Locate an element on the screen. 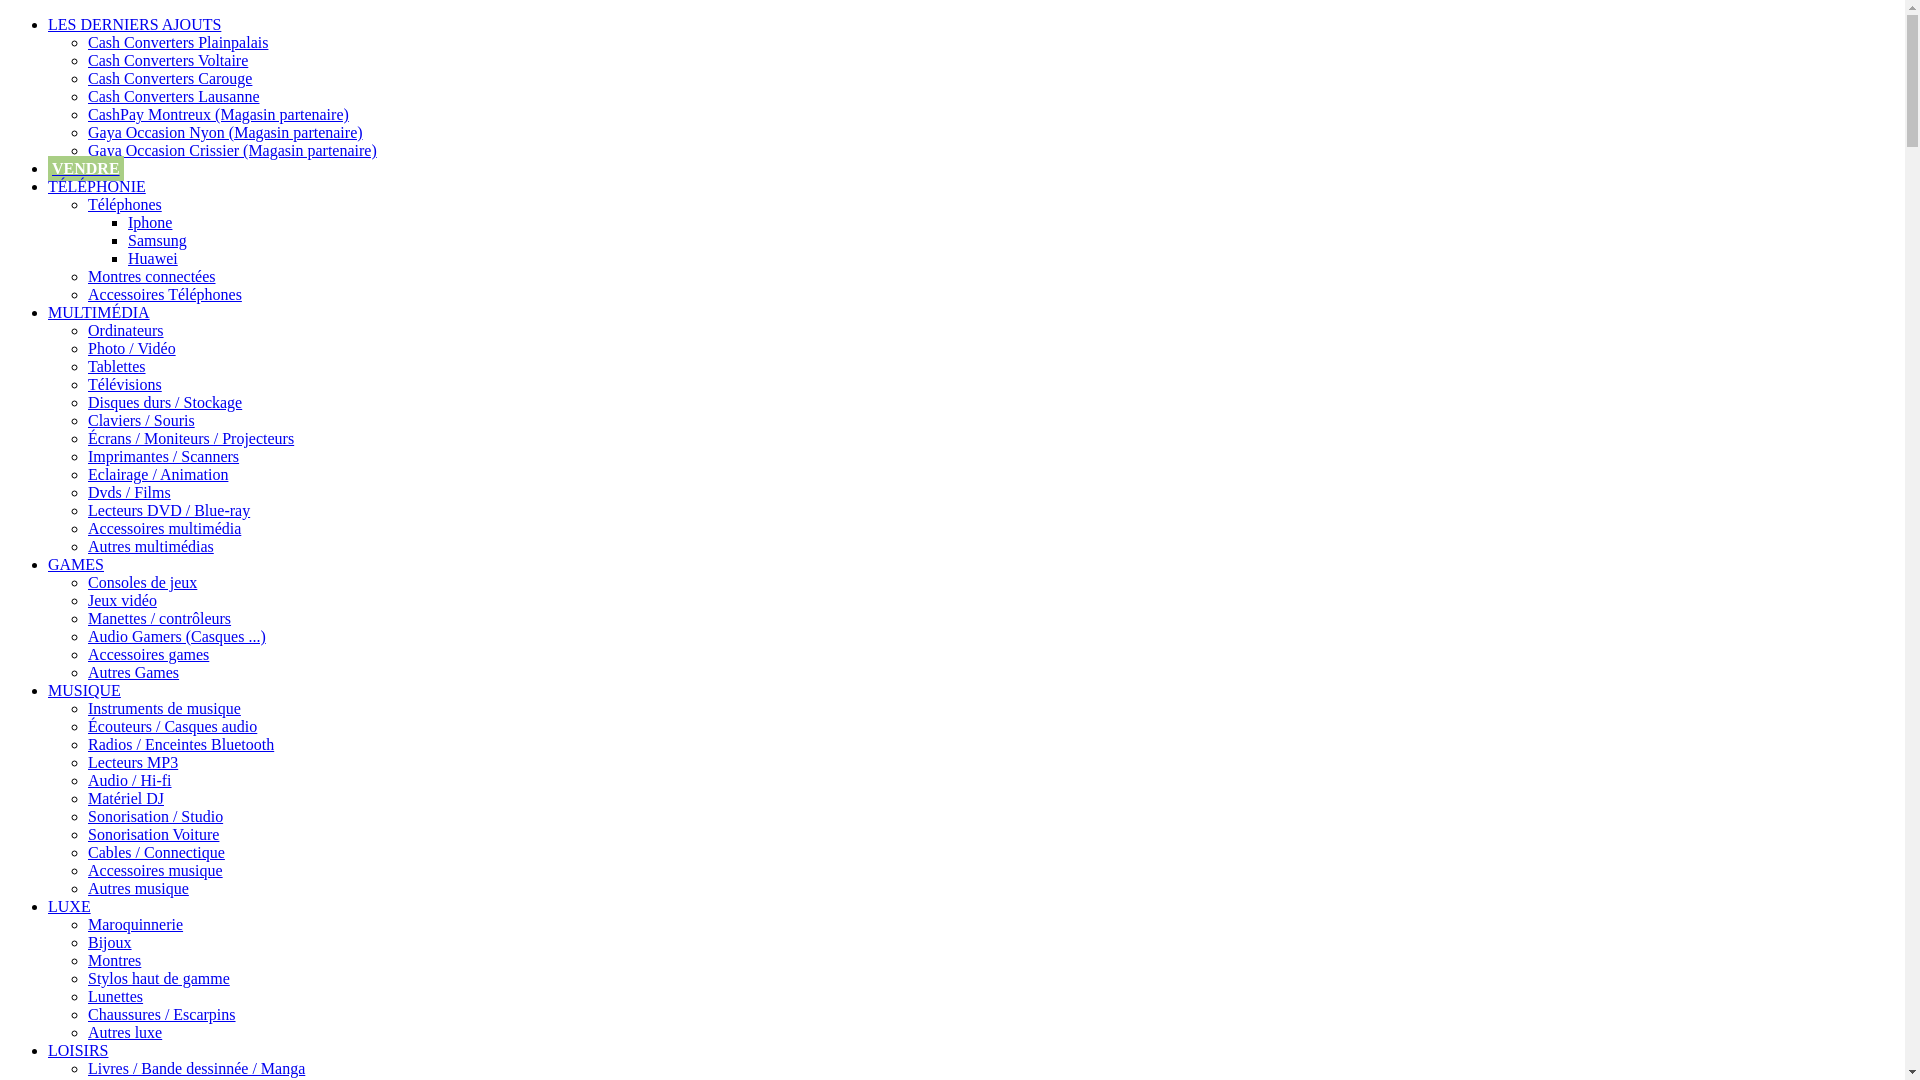 Image resolution: width=1920 pixels, height=1080 pixels. 'Bijoux' is located at coordinates (109, 942).